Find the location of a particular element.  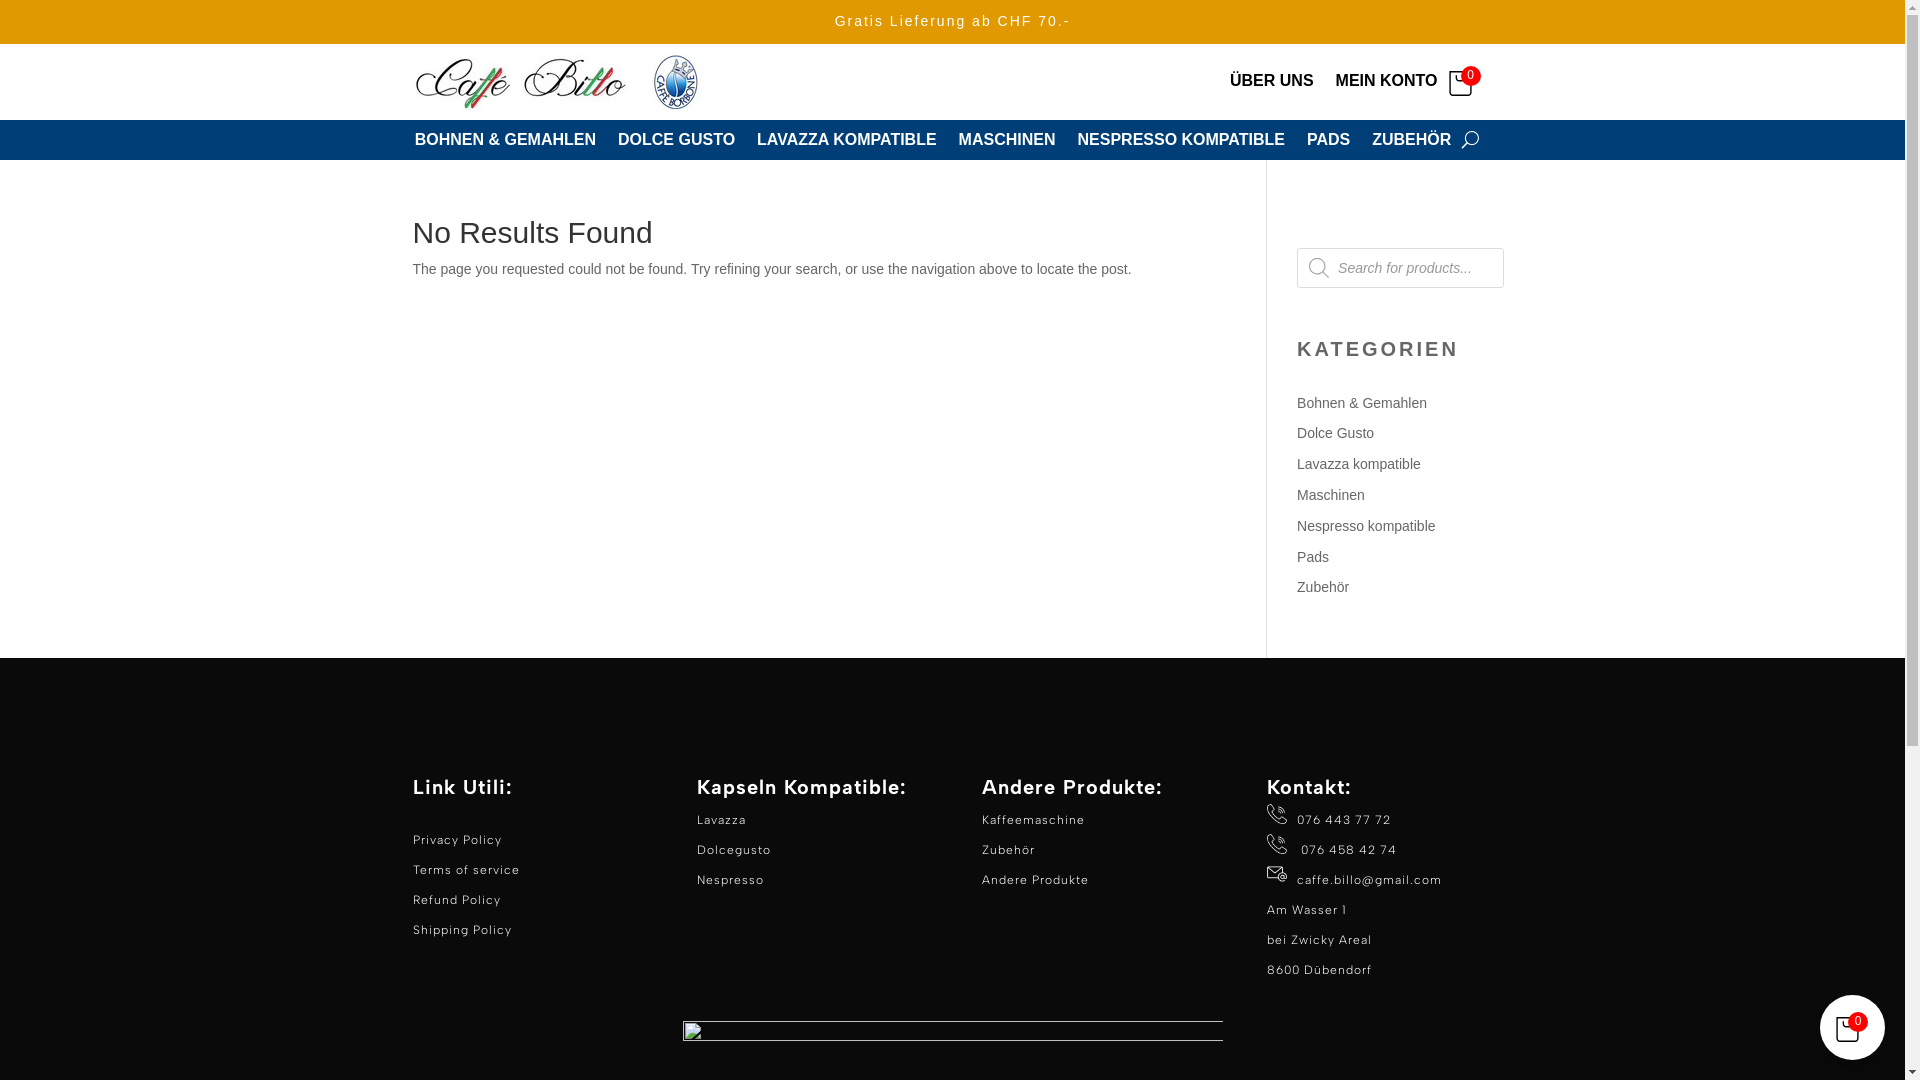

'NESPRESSO KOMPATIBLE' is located at coordinates (1181, 142).